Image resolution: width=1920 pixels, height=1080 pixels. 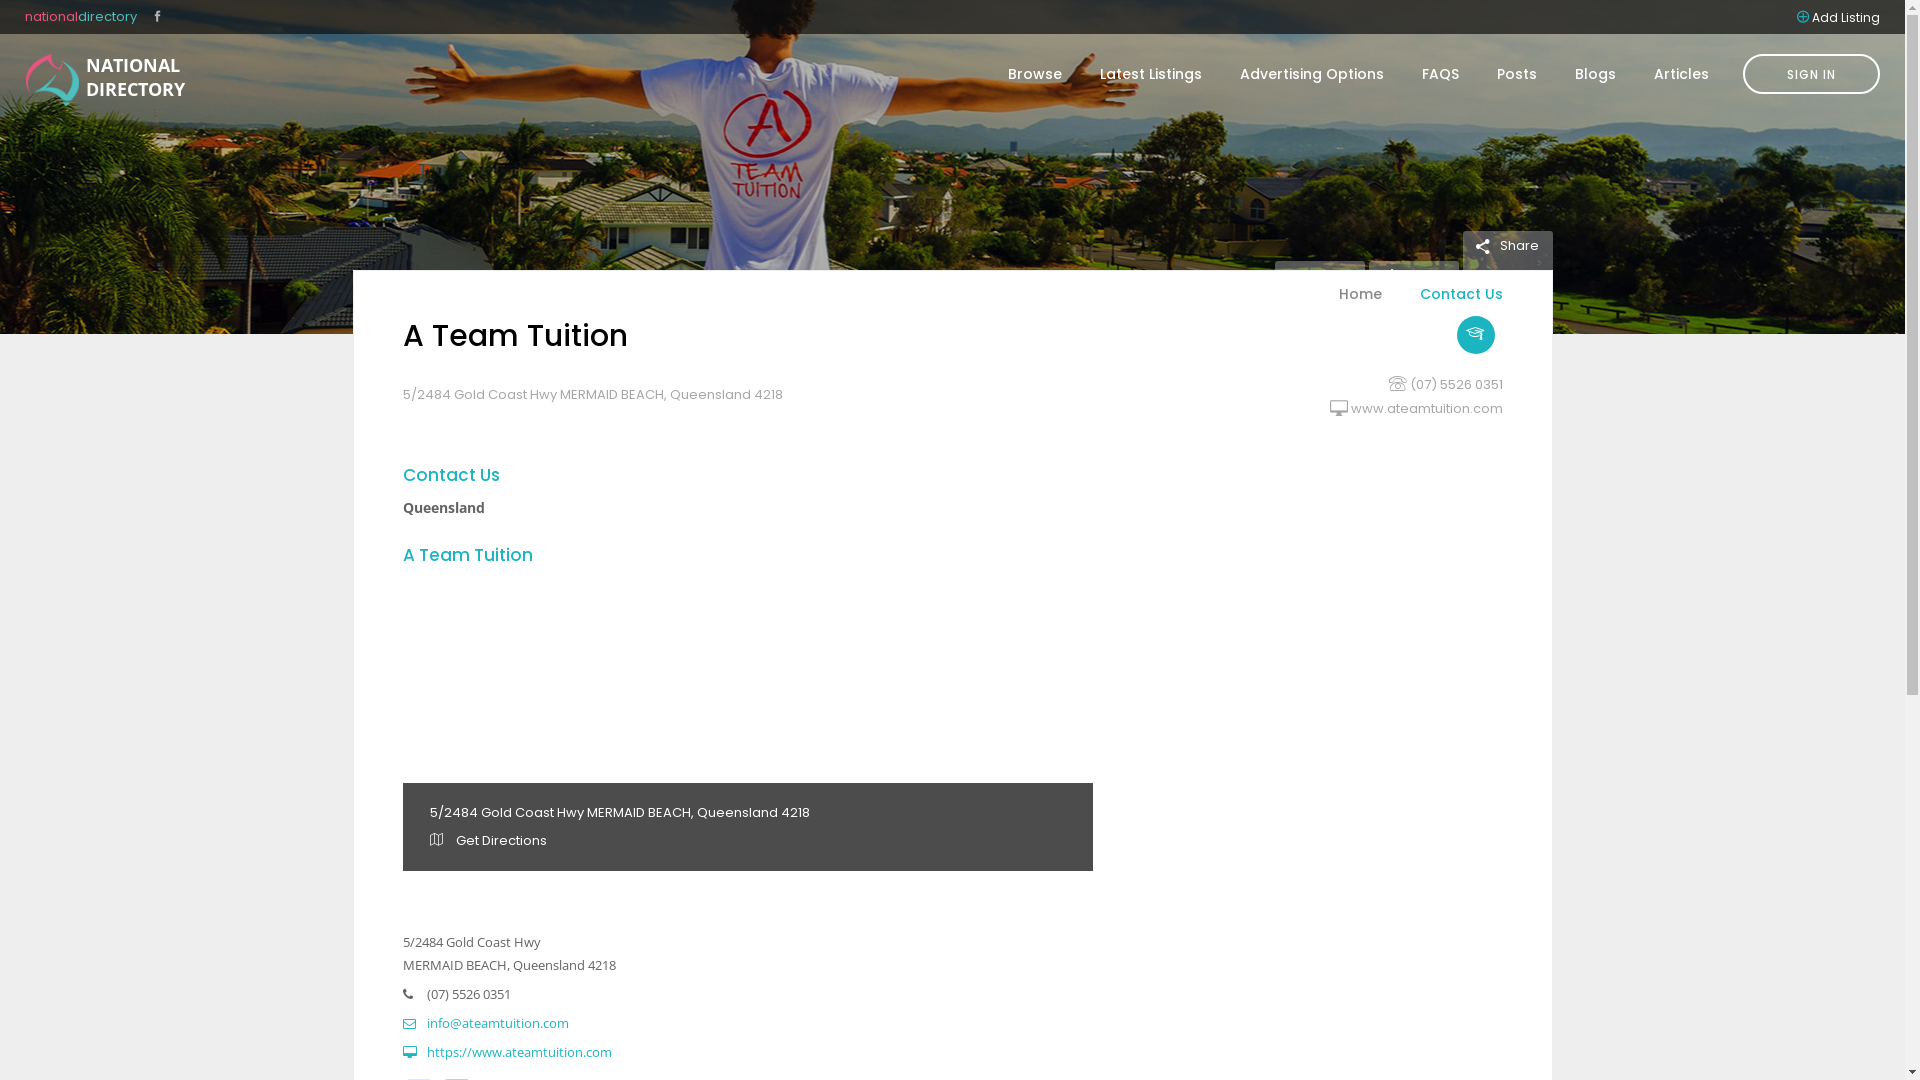 I want to click on 'Get Directions', so click(x=488, y=840).